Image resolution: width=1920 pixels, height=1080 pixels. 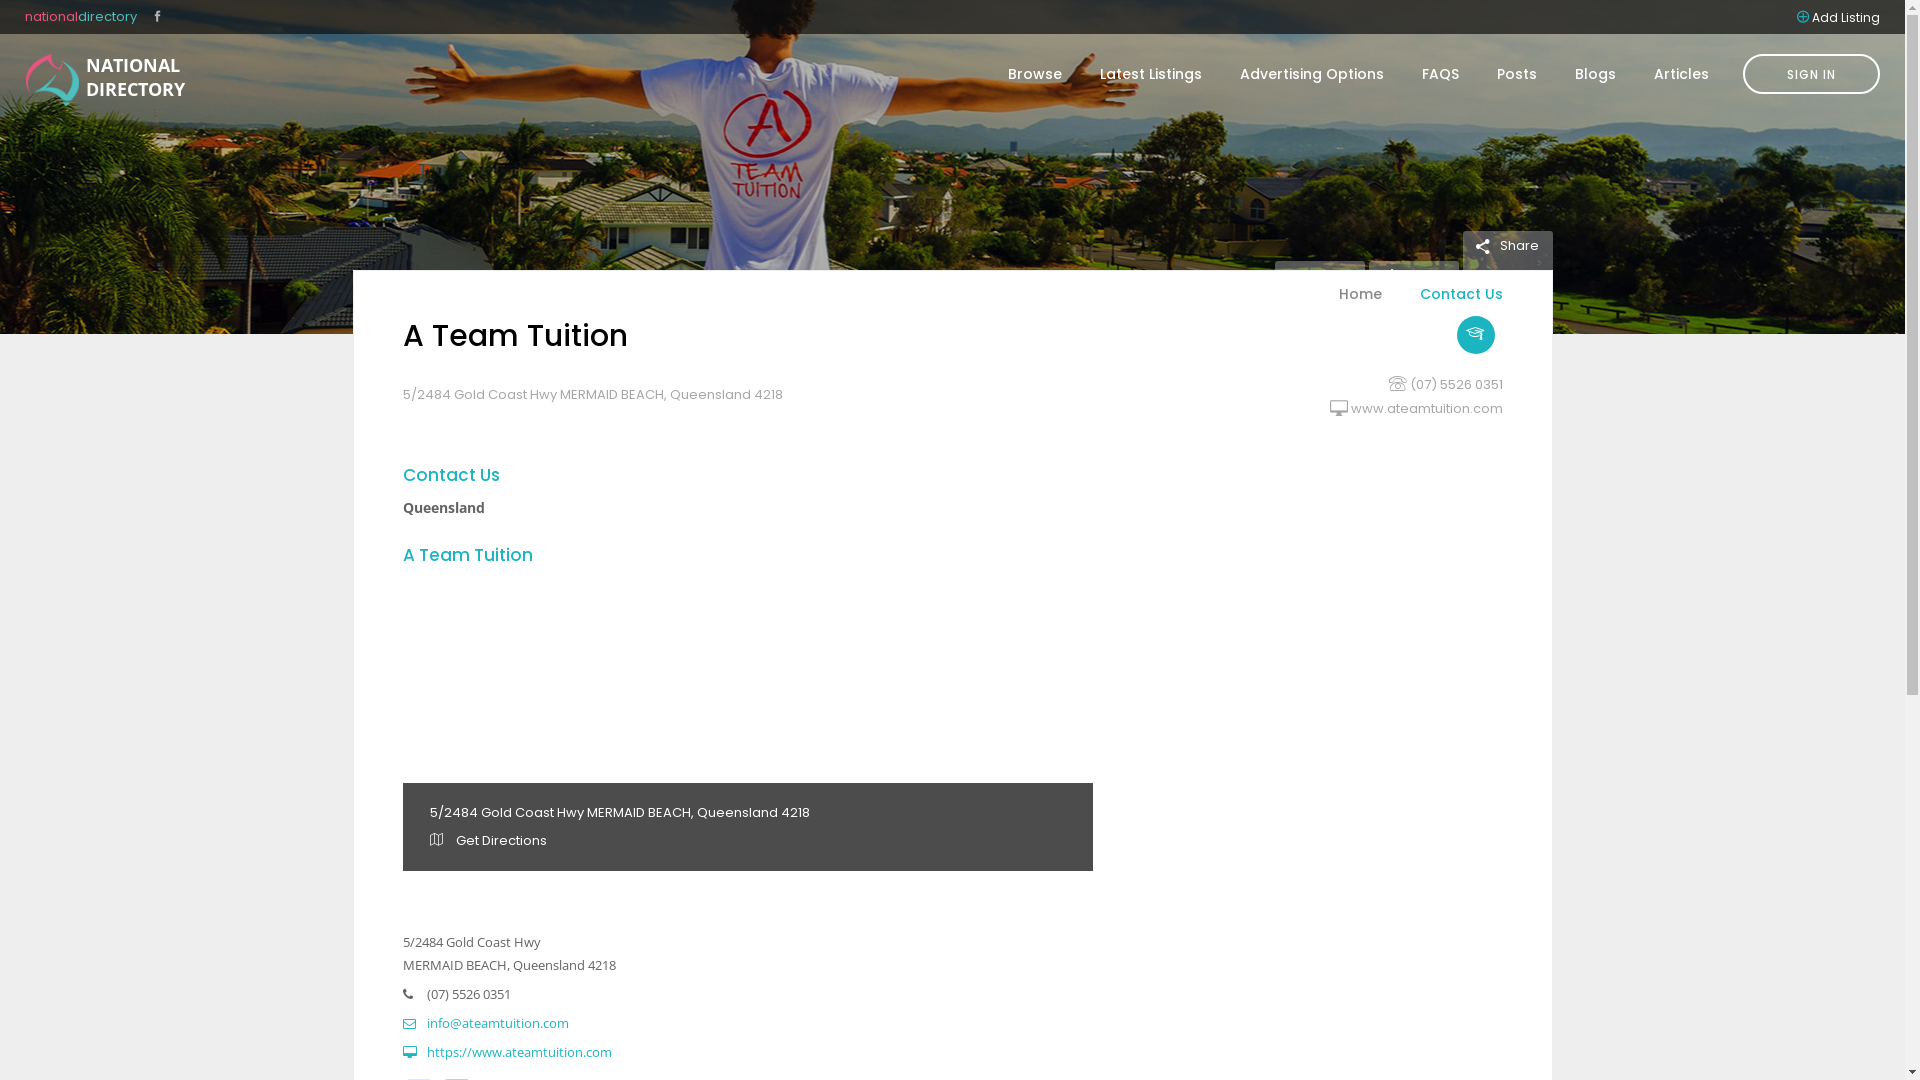 I want to click on 'Get Directions', so click(x=488, y=840).